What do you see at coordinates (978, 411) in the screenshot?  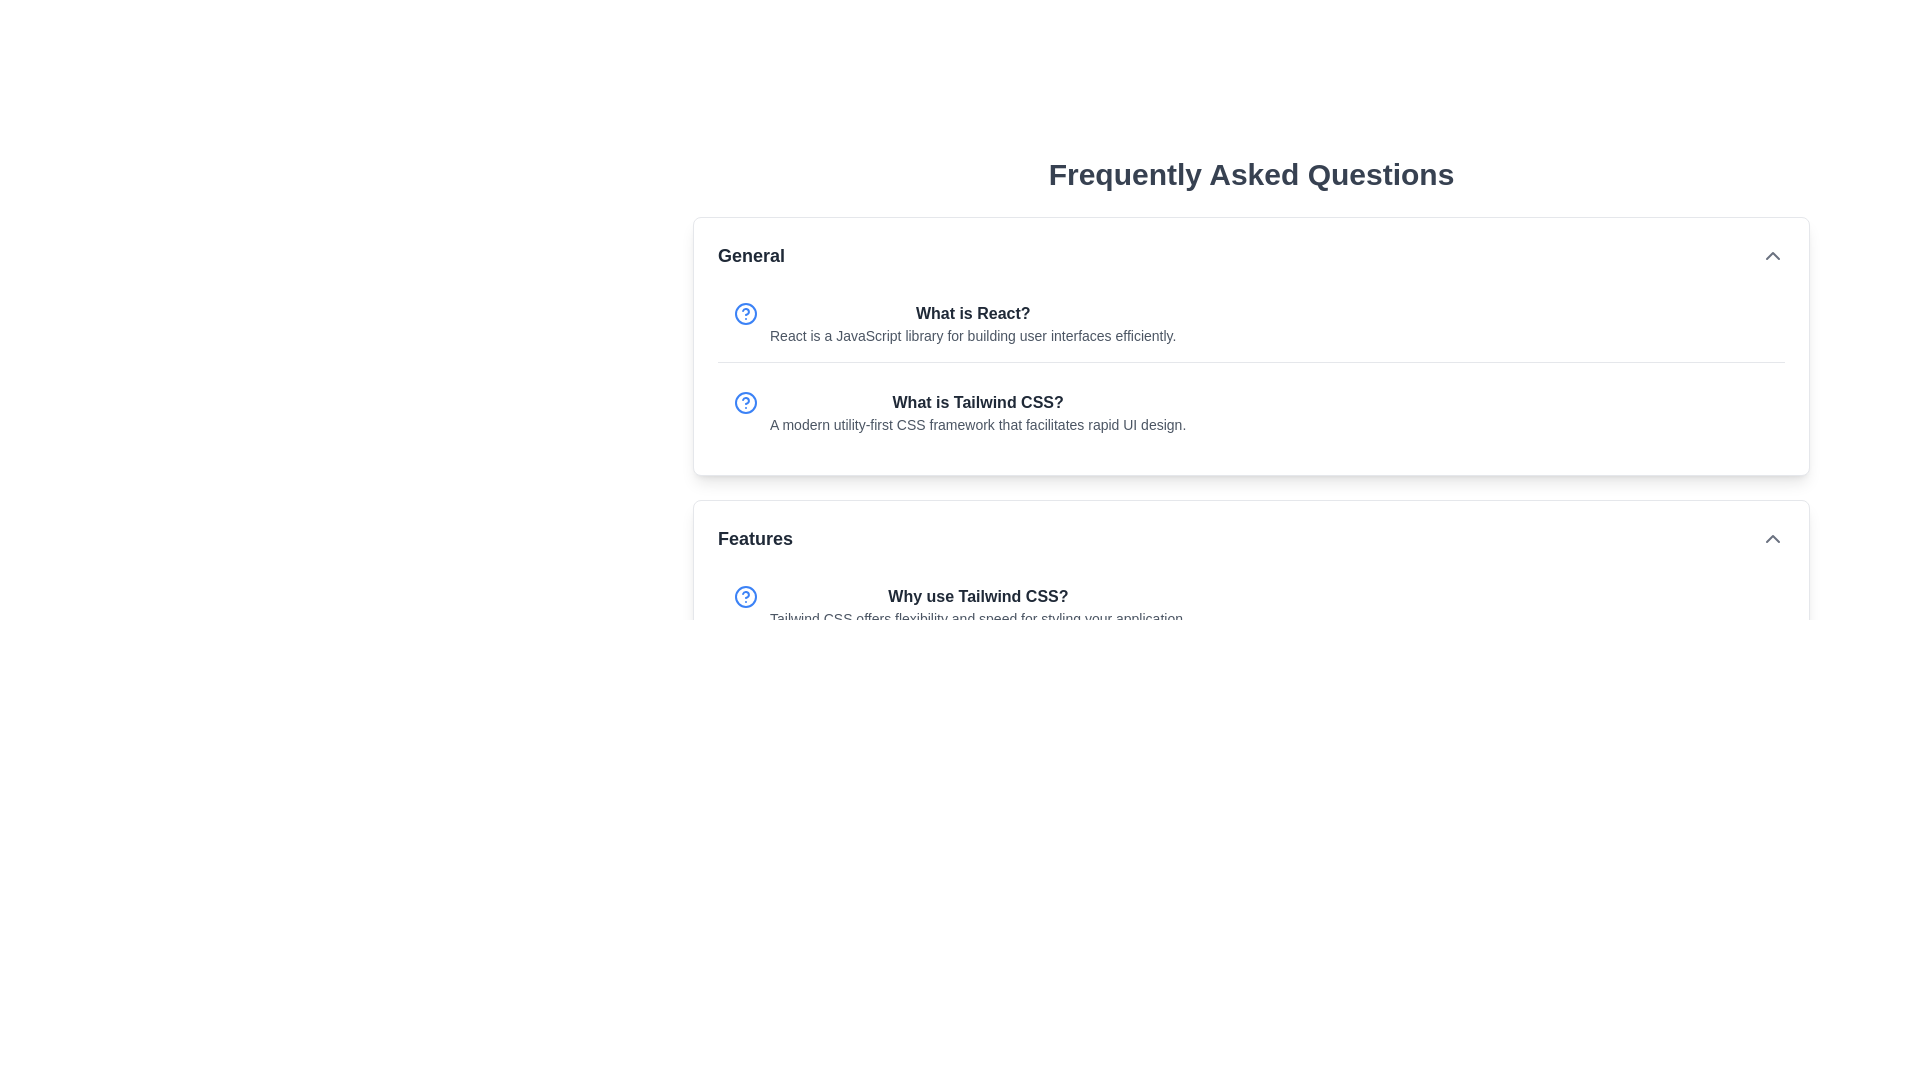 I see `the Text Content Block that contains the bold text 'What is Tailwind CSS?' and the lighter text 'A modern utility-first CSS framework that facilitates rapid UI design.' located under the 'General' section of the FAQ page` at bounding box center [978, 411].